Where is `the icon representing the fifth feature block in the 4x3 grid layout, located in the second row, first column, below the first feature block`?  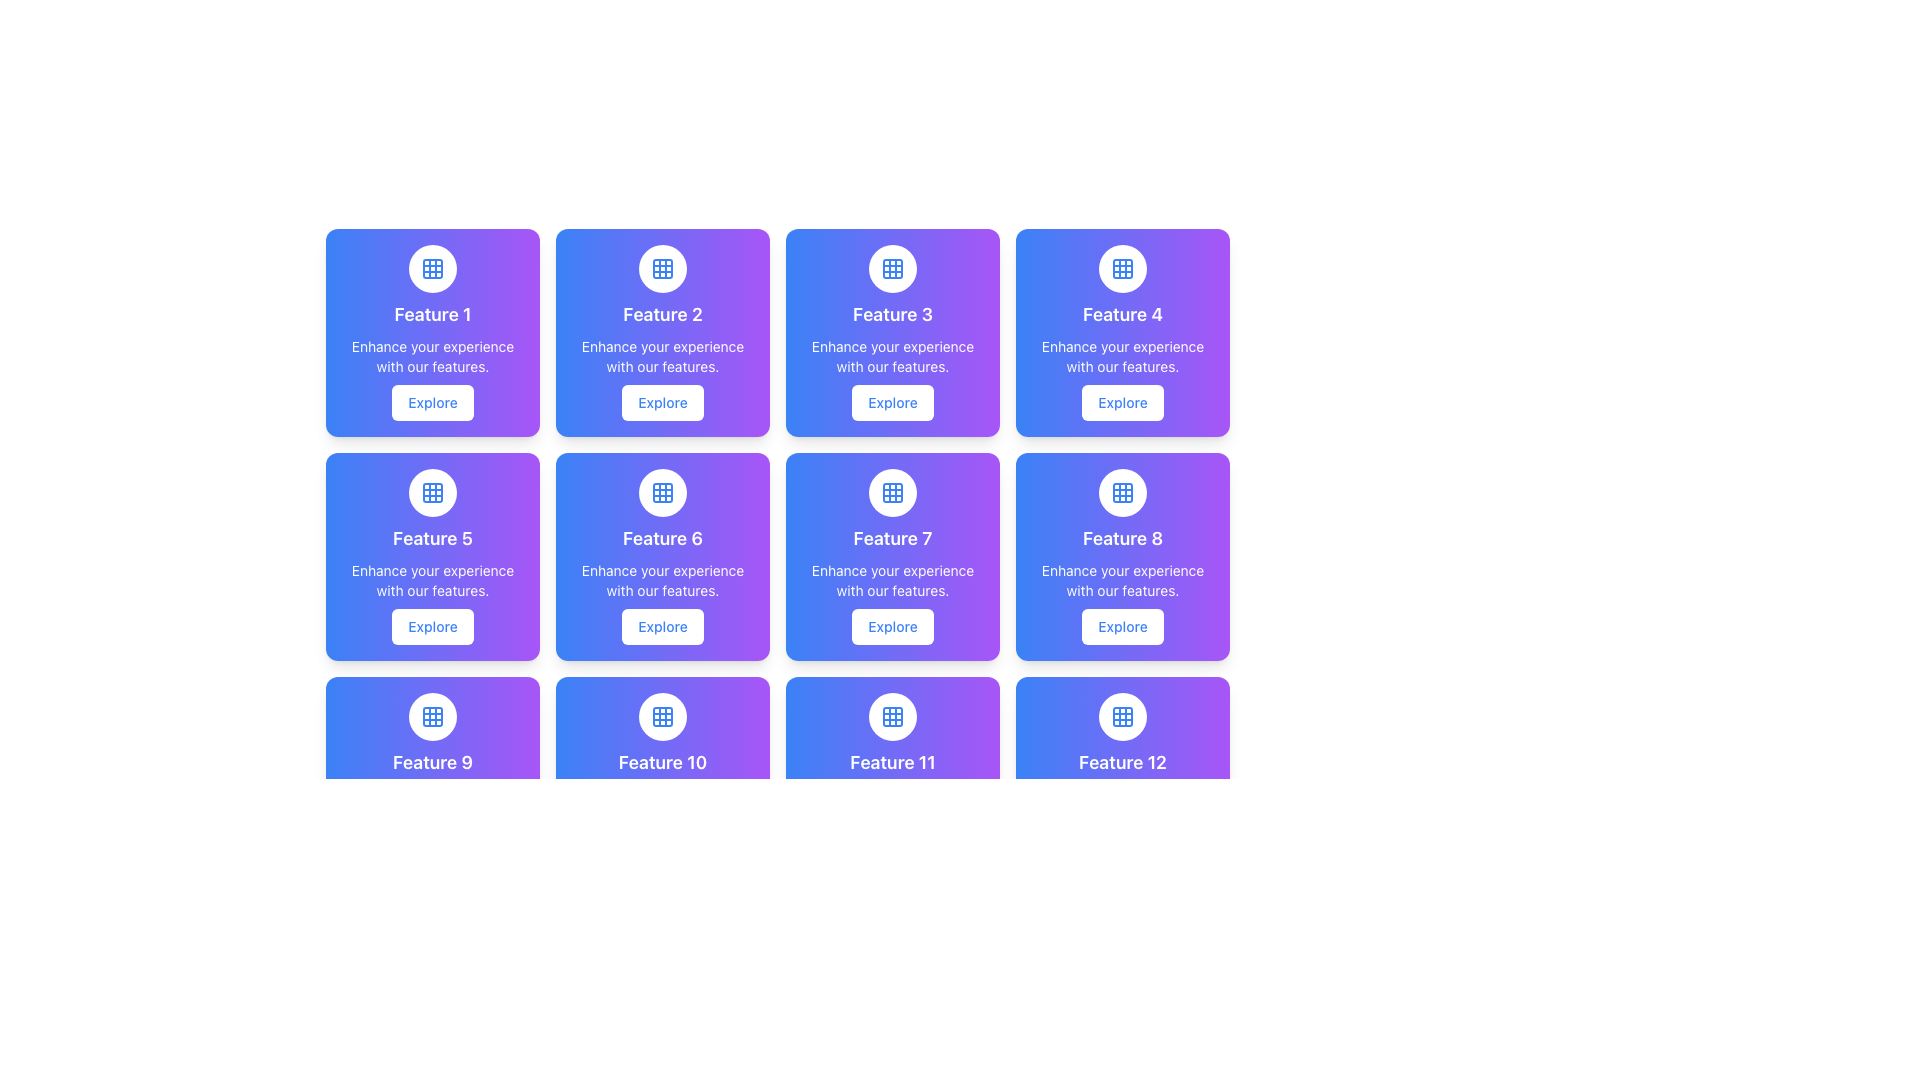
the icon representing the fifth feature block in the 4x3 grid layout, located in the second row, first column, below the first feature block is located at coordinates (431, 493).